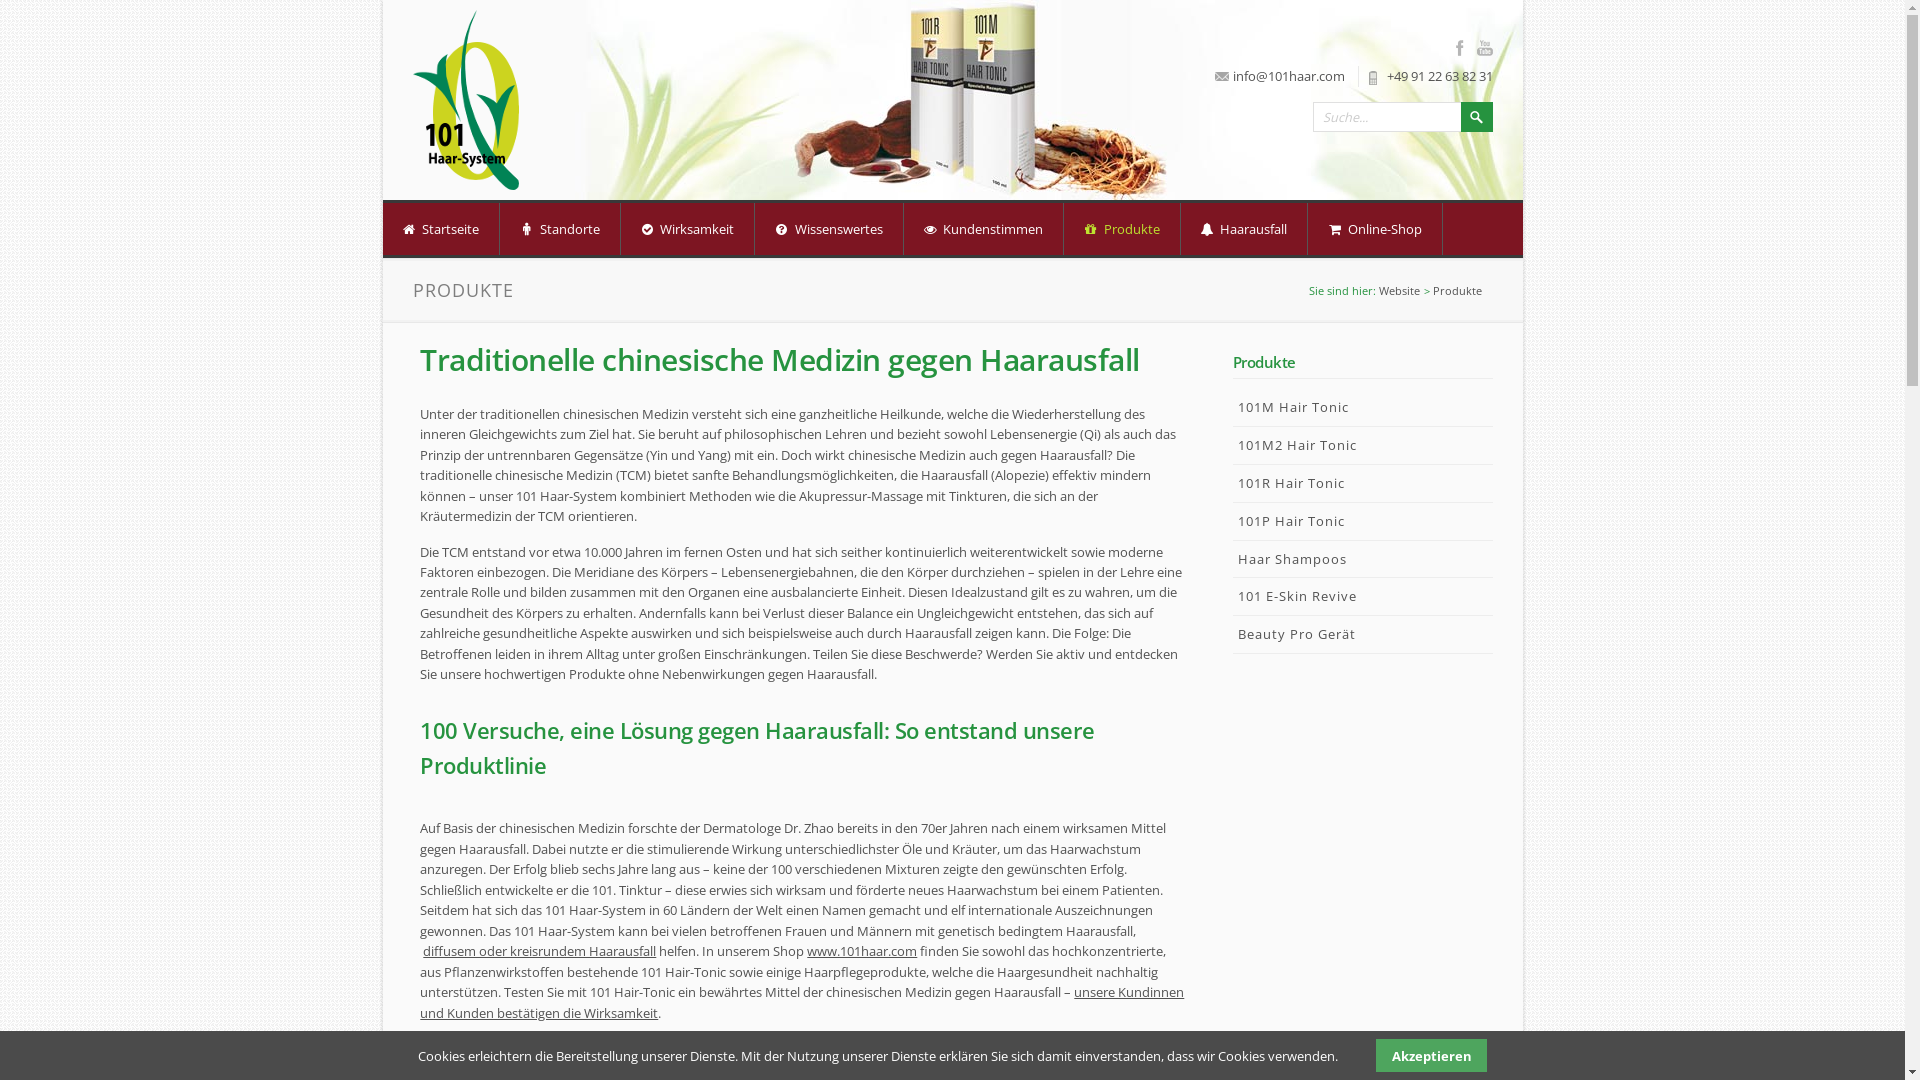 The height and width of the screenshot is (1080, 1920). Describe the element at coordinates (1361, 520) in the screenshot. I see `'101P Hair Tonic'` at that location.